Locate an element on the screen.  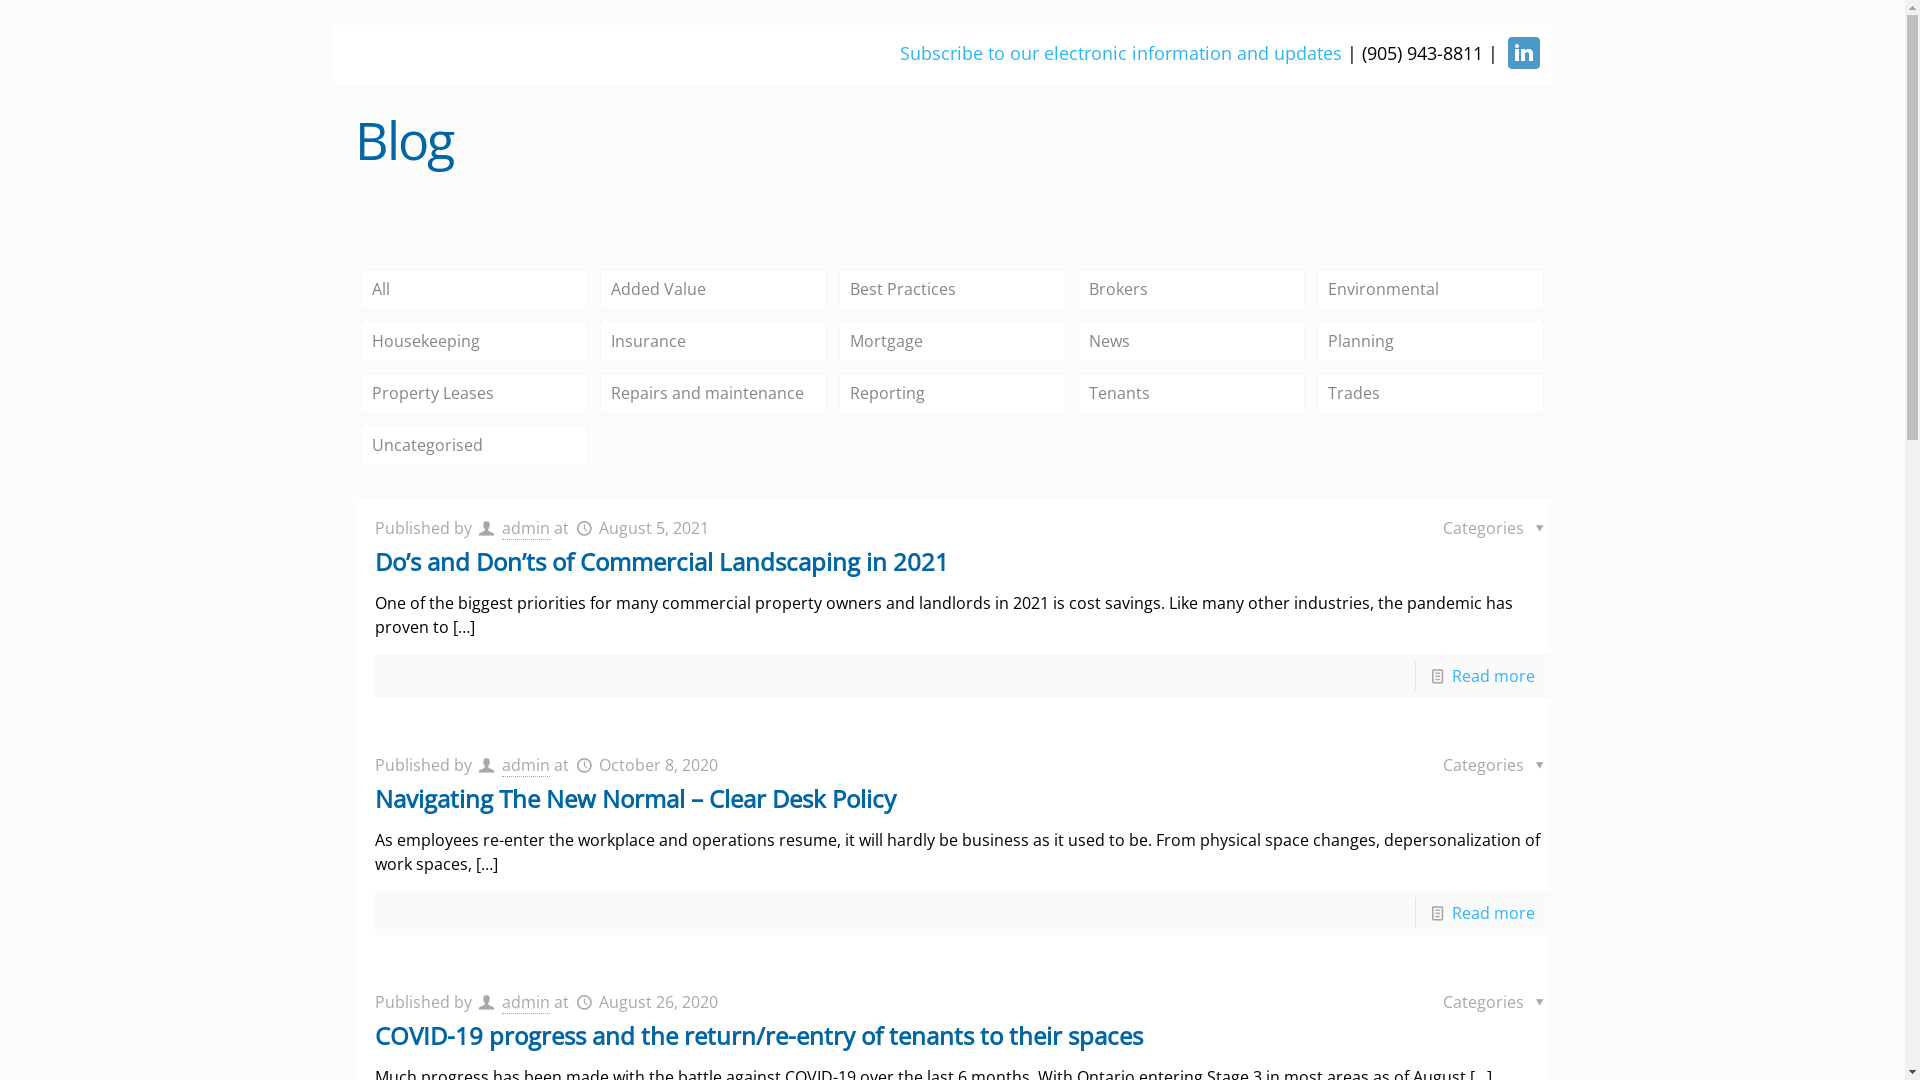
'Environmental' is located at coordinates (1429, 289).